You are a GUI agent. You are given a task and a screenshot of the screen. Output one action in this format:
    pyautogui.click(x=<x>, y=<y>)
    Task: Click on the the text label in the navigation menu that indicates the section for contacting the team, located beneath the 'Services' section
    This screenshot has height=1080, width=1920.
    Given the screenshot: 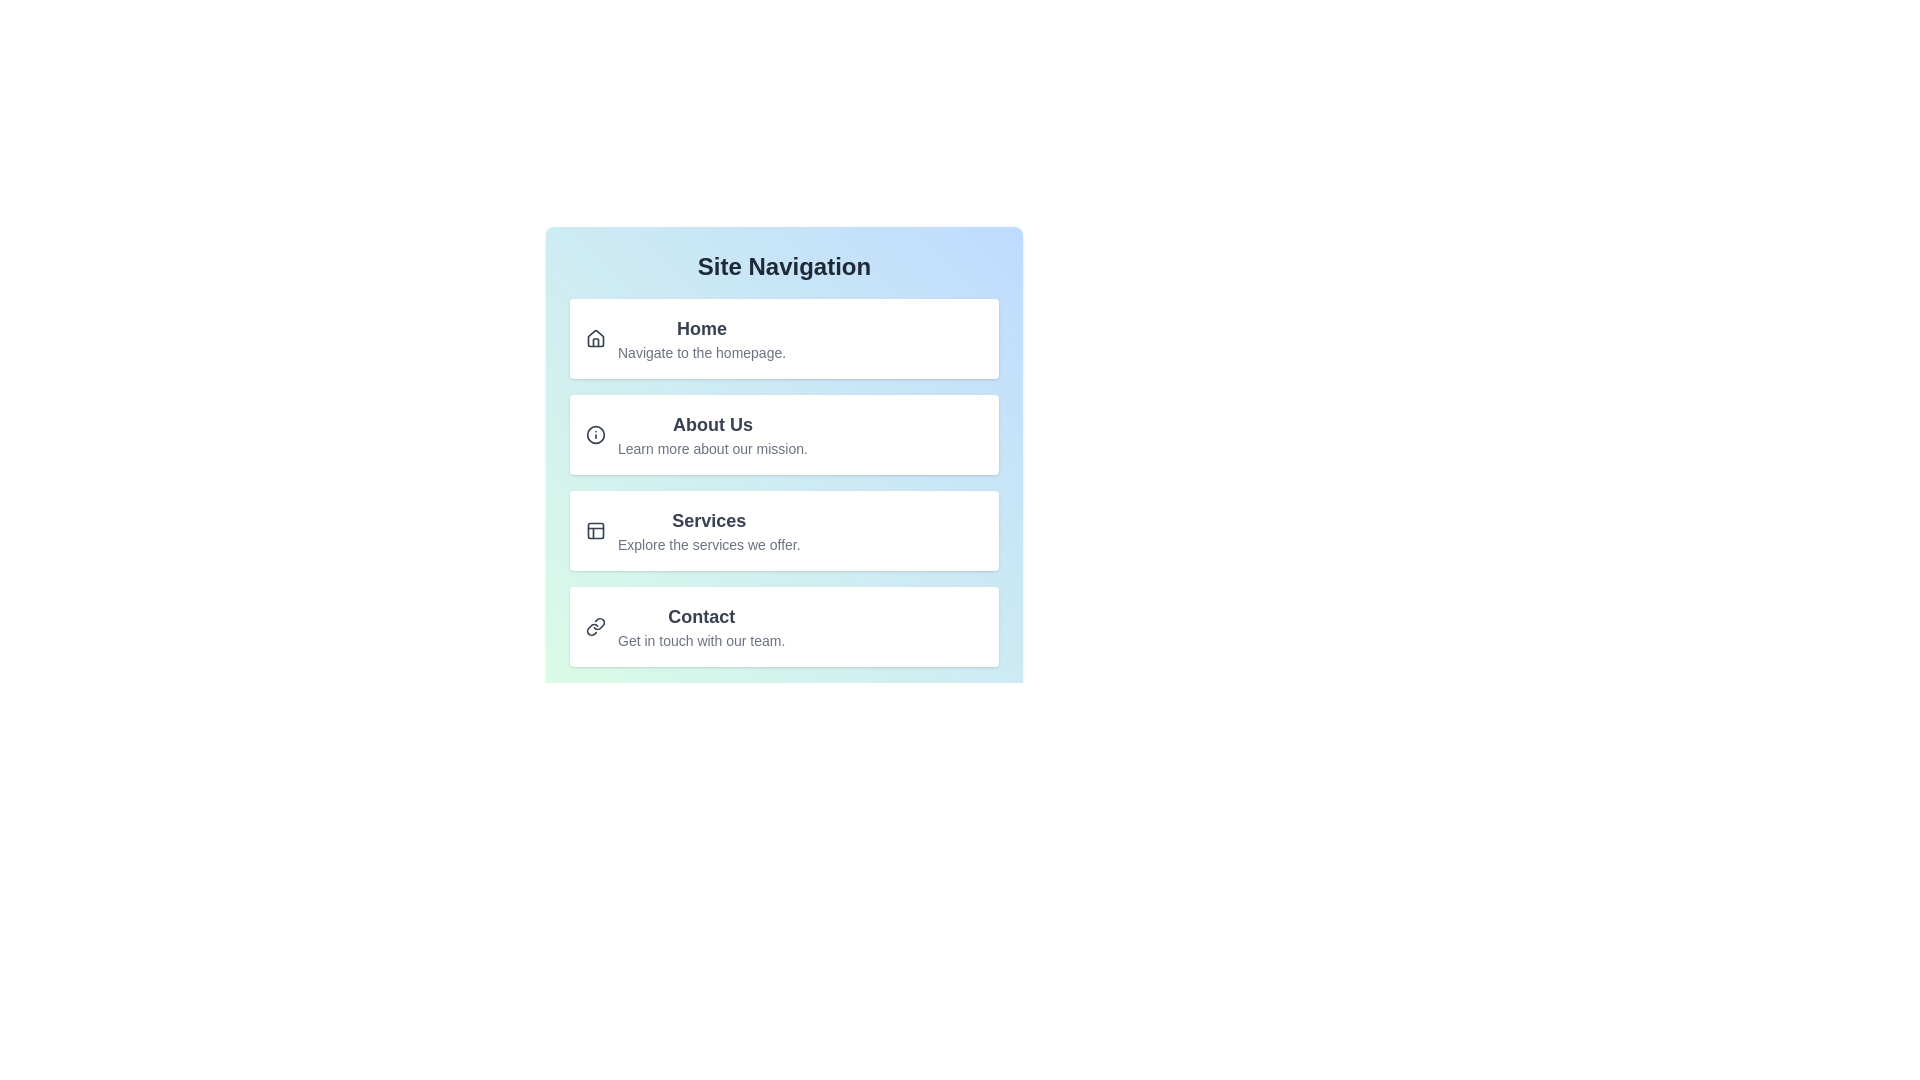 What is the action you would take?
    pyautogui.click(x=701, y=616)
    